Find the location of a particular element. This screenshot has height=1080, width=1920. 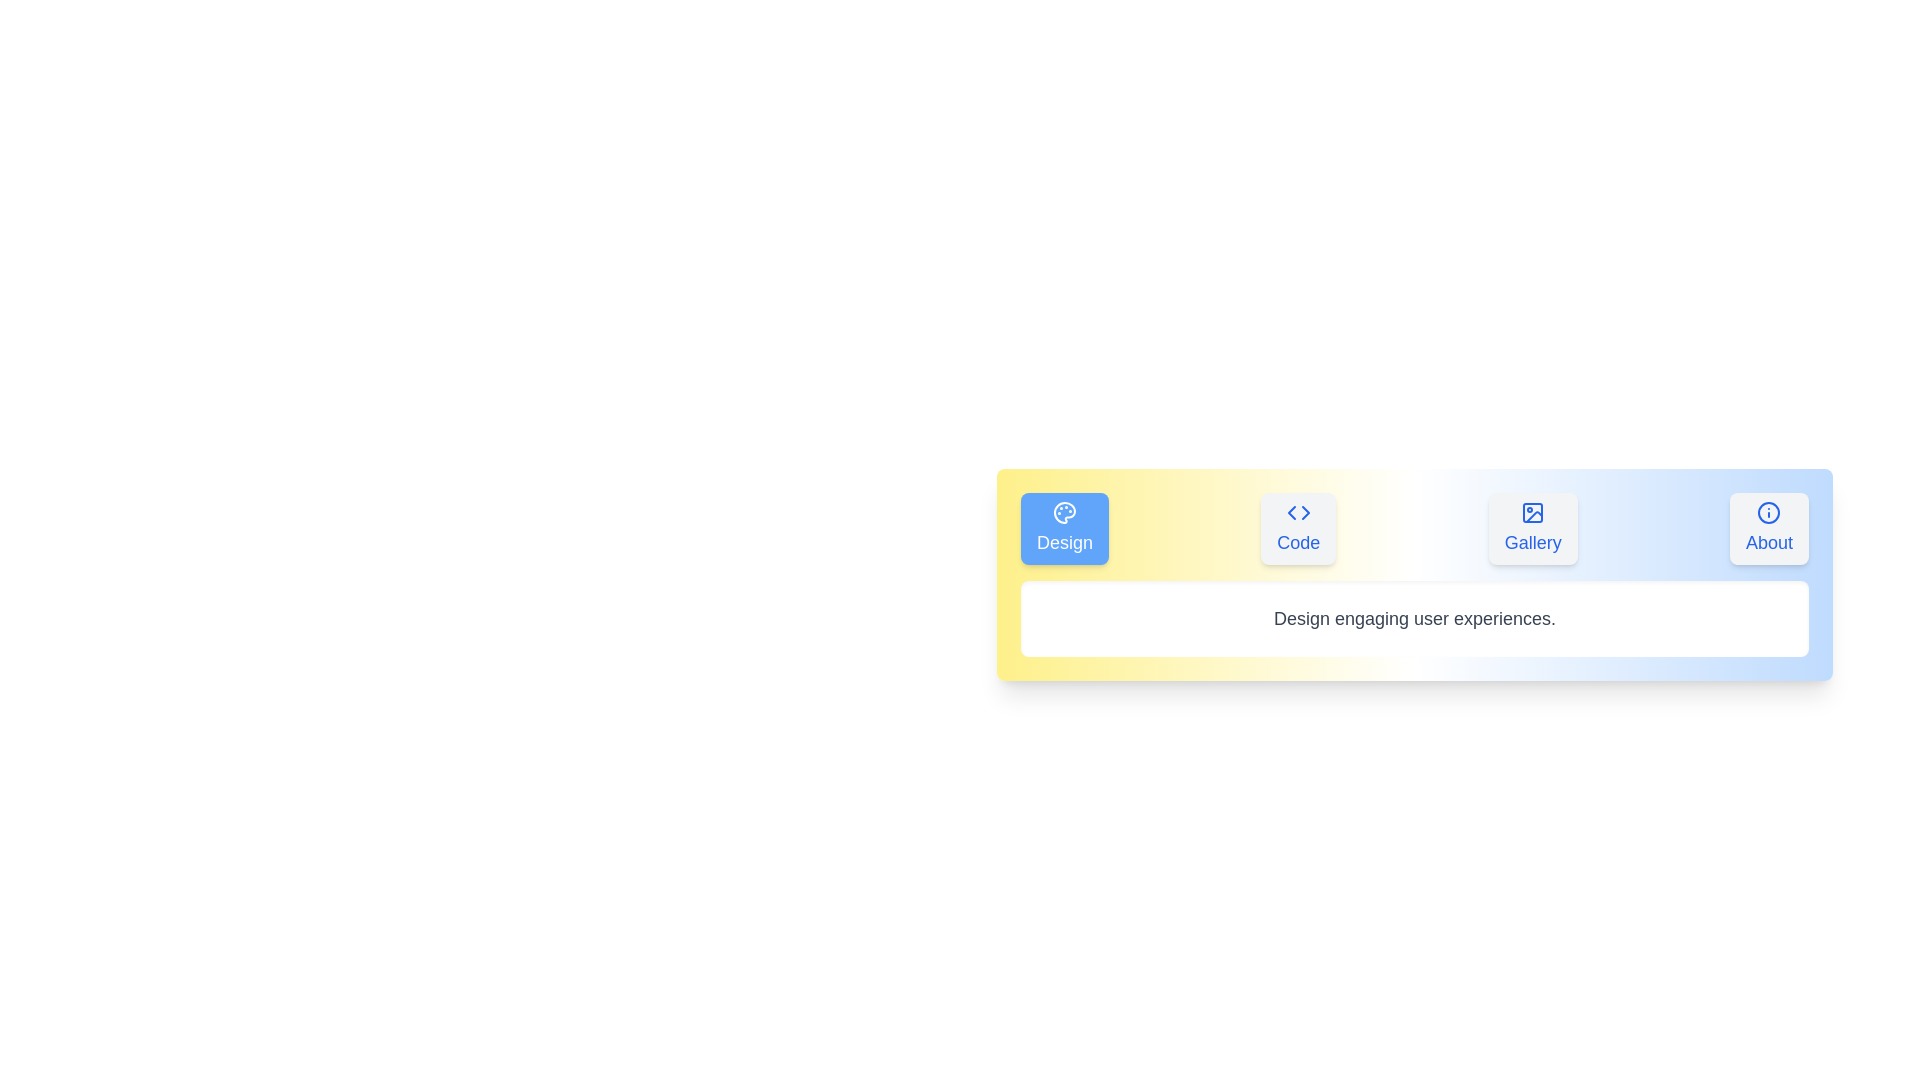

the text 'Design engaging user experiences.' displayed in the content area is located at coordinates (1414, 617).